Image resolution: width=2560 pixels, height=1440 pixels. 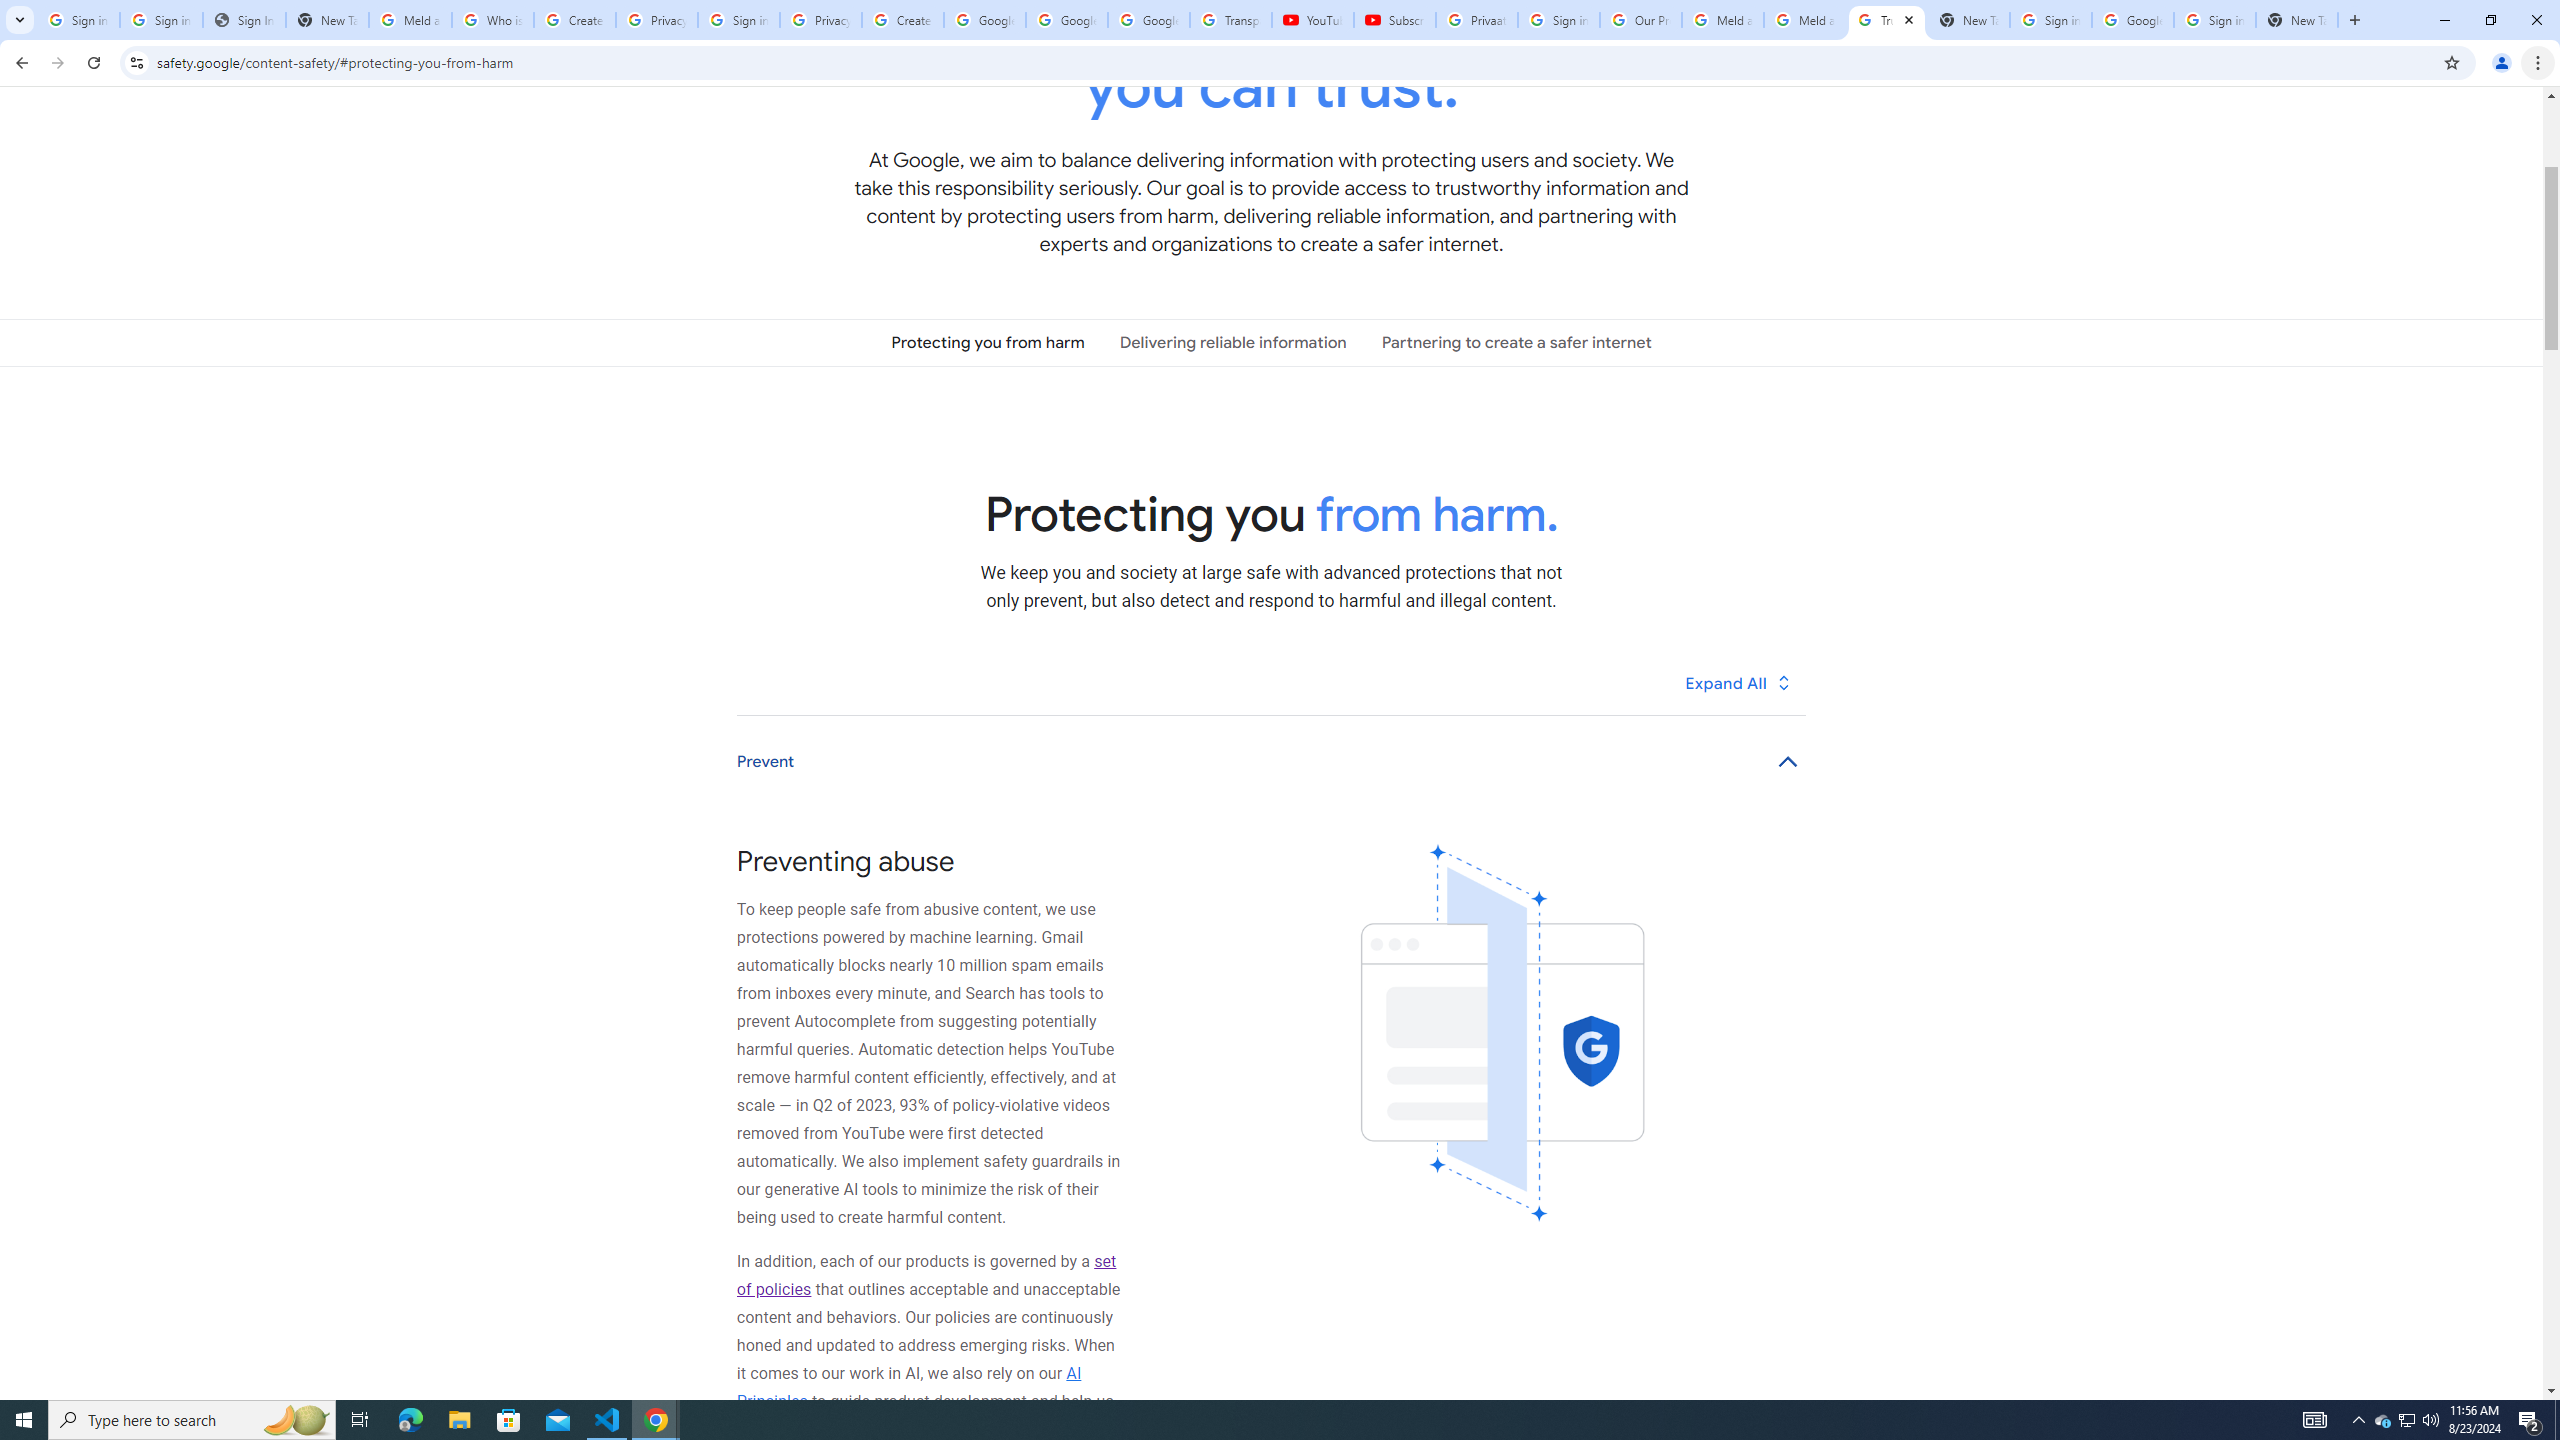 What do you see at coordinates (987, 341) in the screenshot?
I see `'Protecting you from harm'` at bounding box center [987, 341].